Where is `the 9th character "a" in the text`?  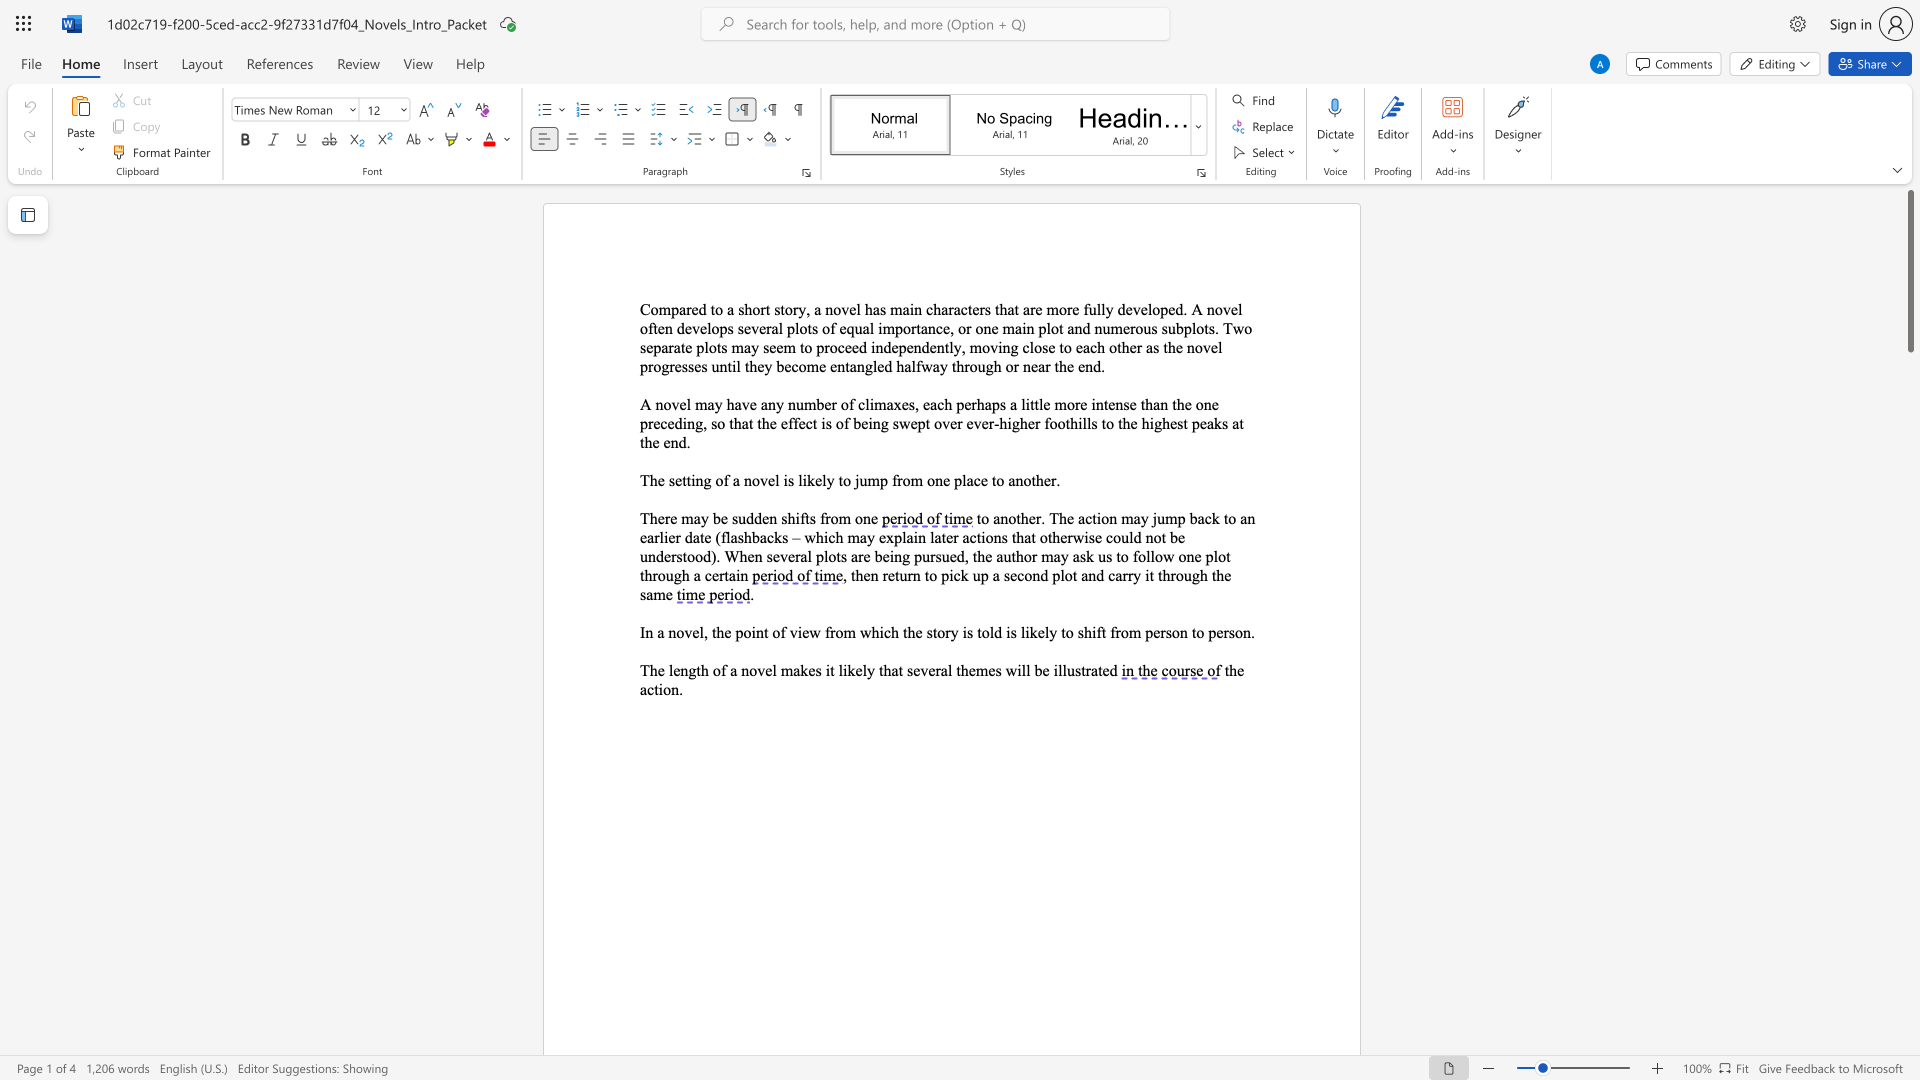
the 9th character "a" in the text is located at coordinates (762, 536).